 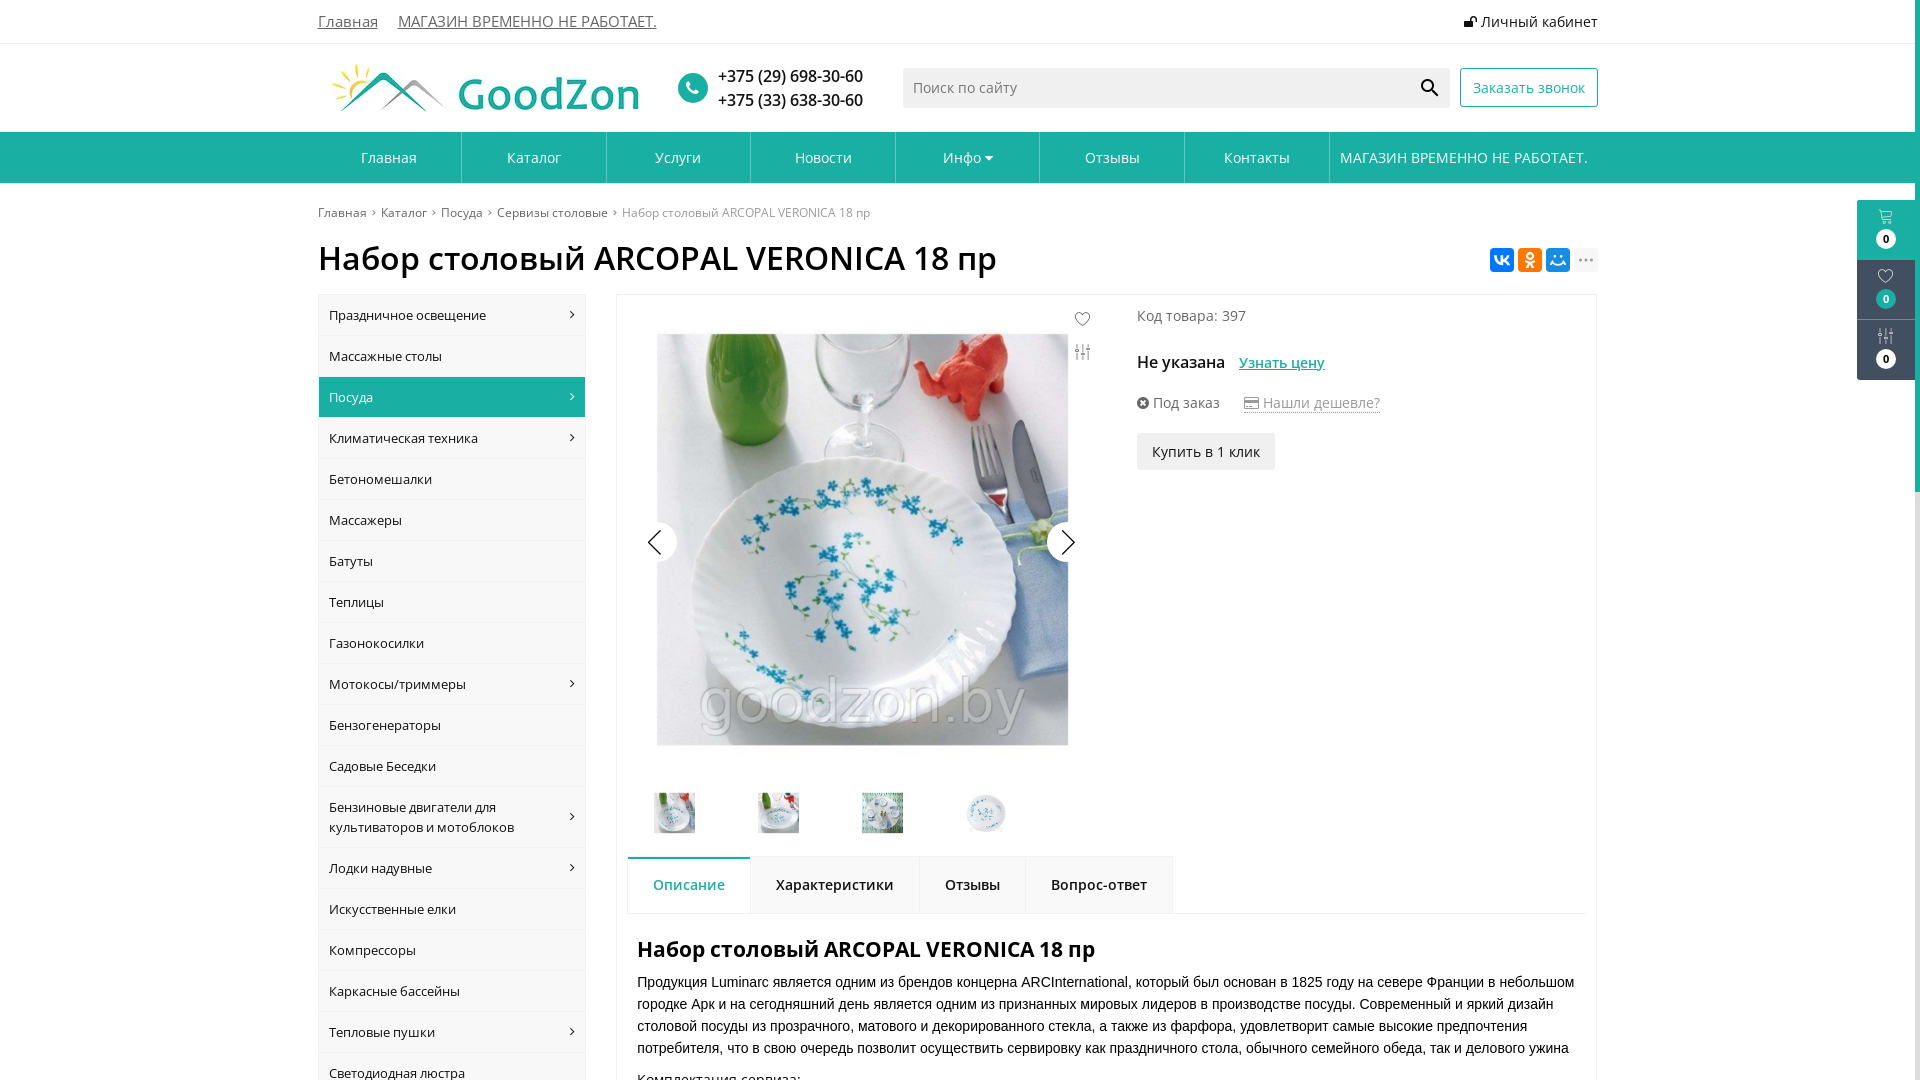 I want to click on '+375 (33) 638-30-60', so click(x=708, y=100).